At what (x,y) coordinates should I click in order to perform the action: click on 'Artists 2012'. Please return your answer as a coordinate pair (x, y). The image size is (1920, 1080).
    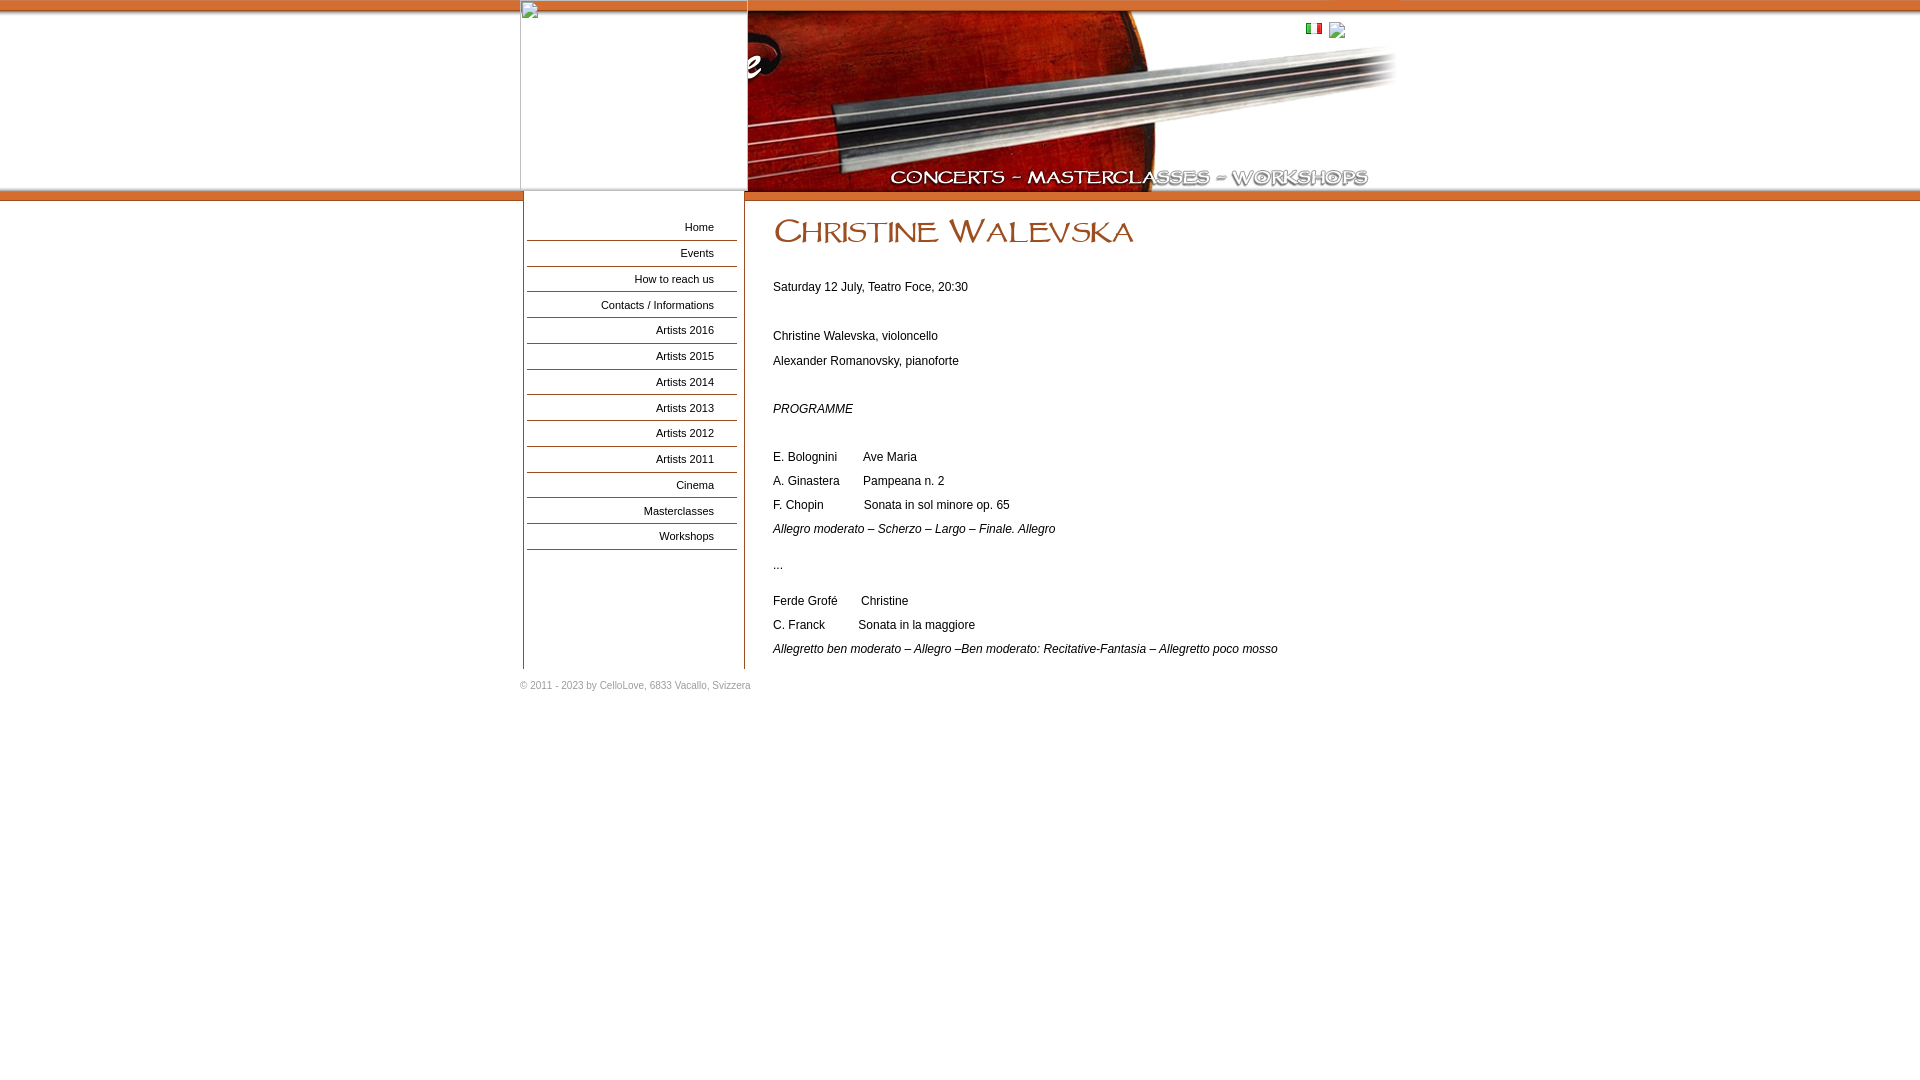
    Looking at the image, I should click on (631, 433).